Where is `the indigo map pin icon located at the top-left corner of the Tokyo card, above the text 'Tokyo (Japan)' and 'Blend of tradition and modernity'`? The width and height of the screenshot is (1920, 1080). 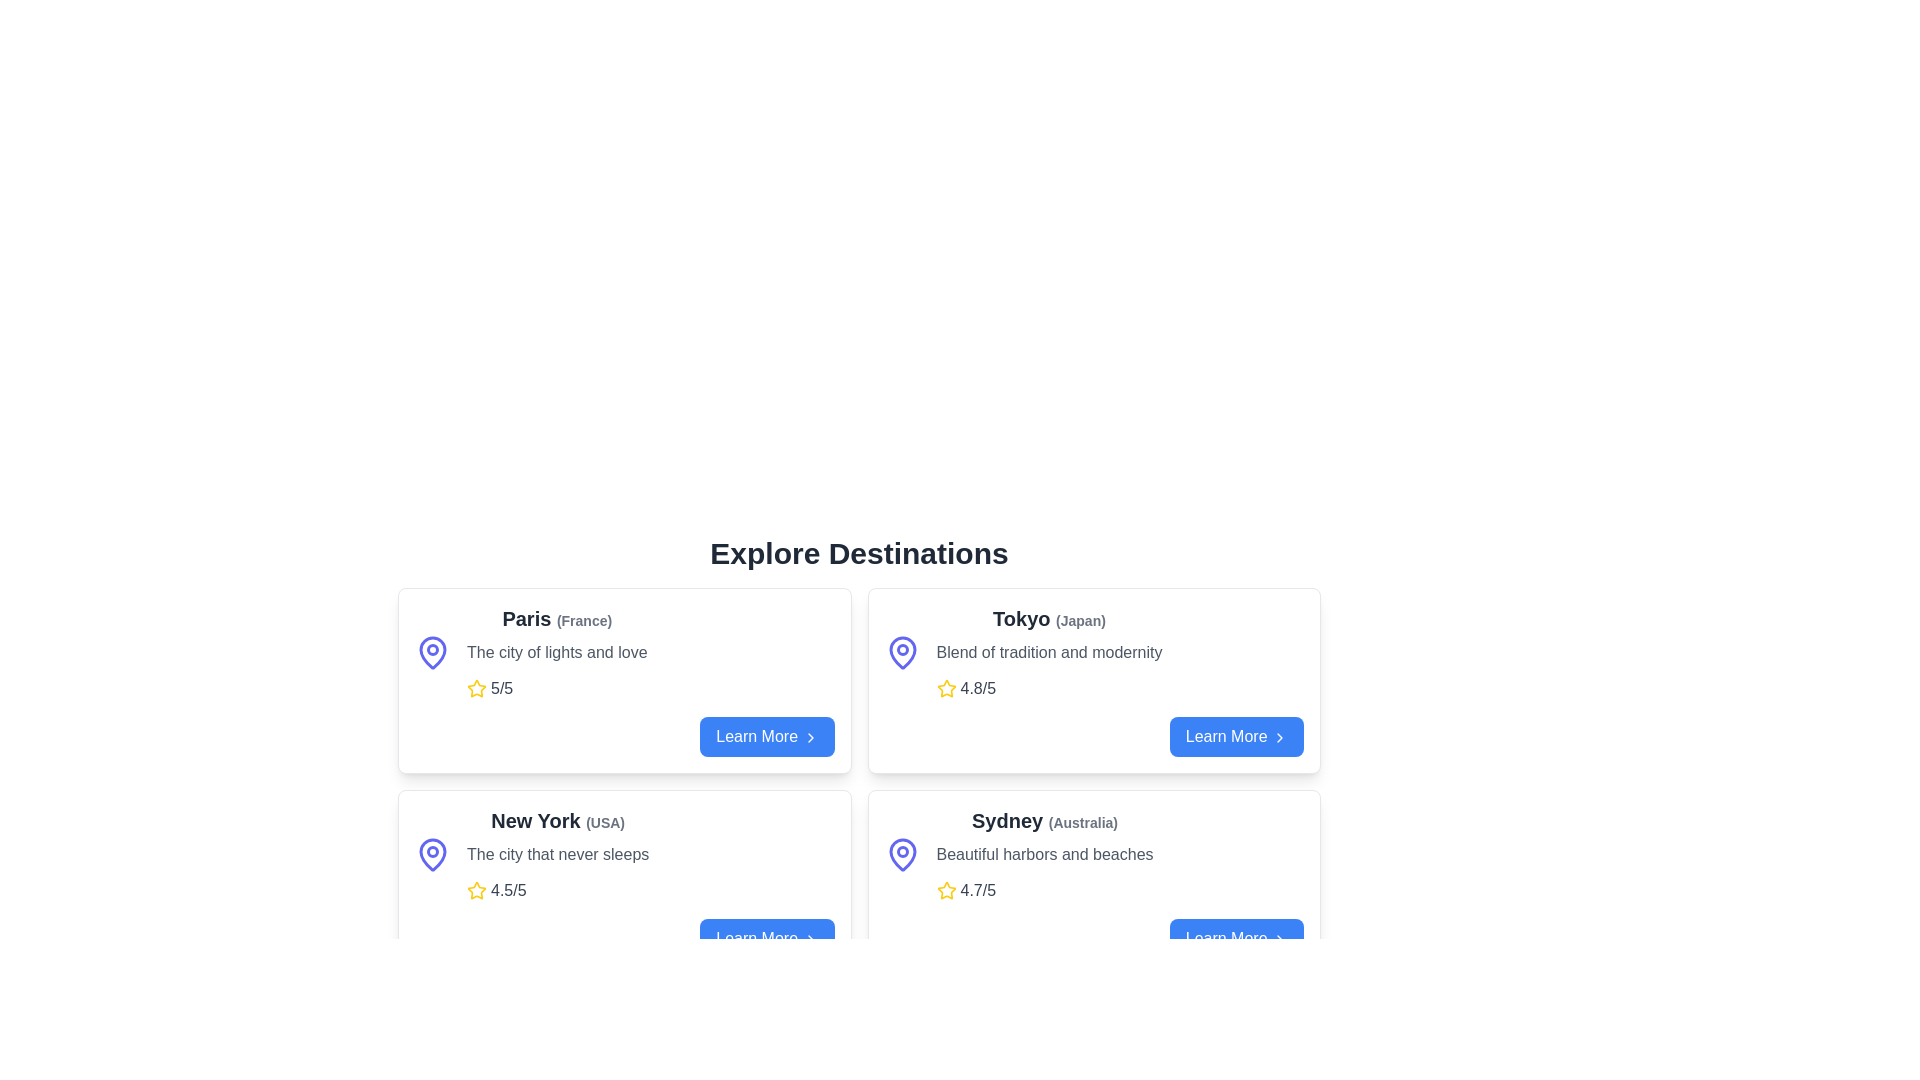
the indigo map pin icon located at the top-left corner of the Tokyo card, above the text 'Tokyo (Japan)' and 'Blend of tradition and modernity' is located at coordinates (901, 652).